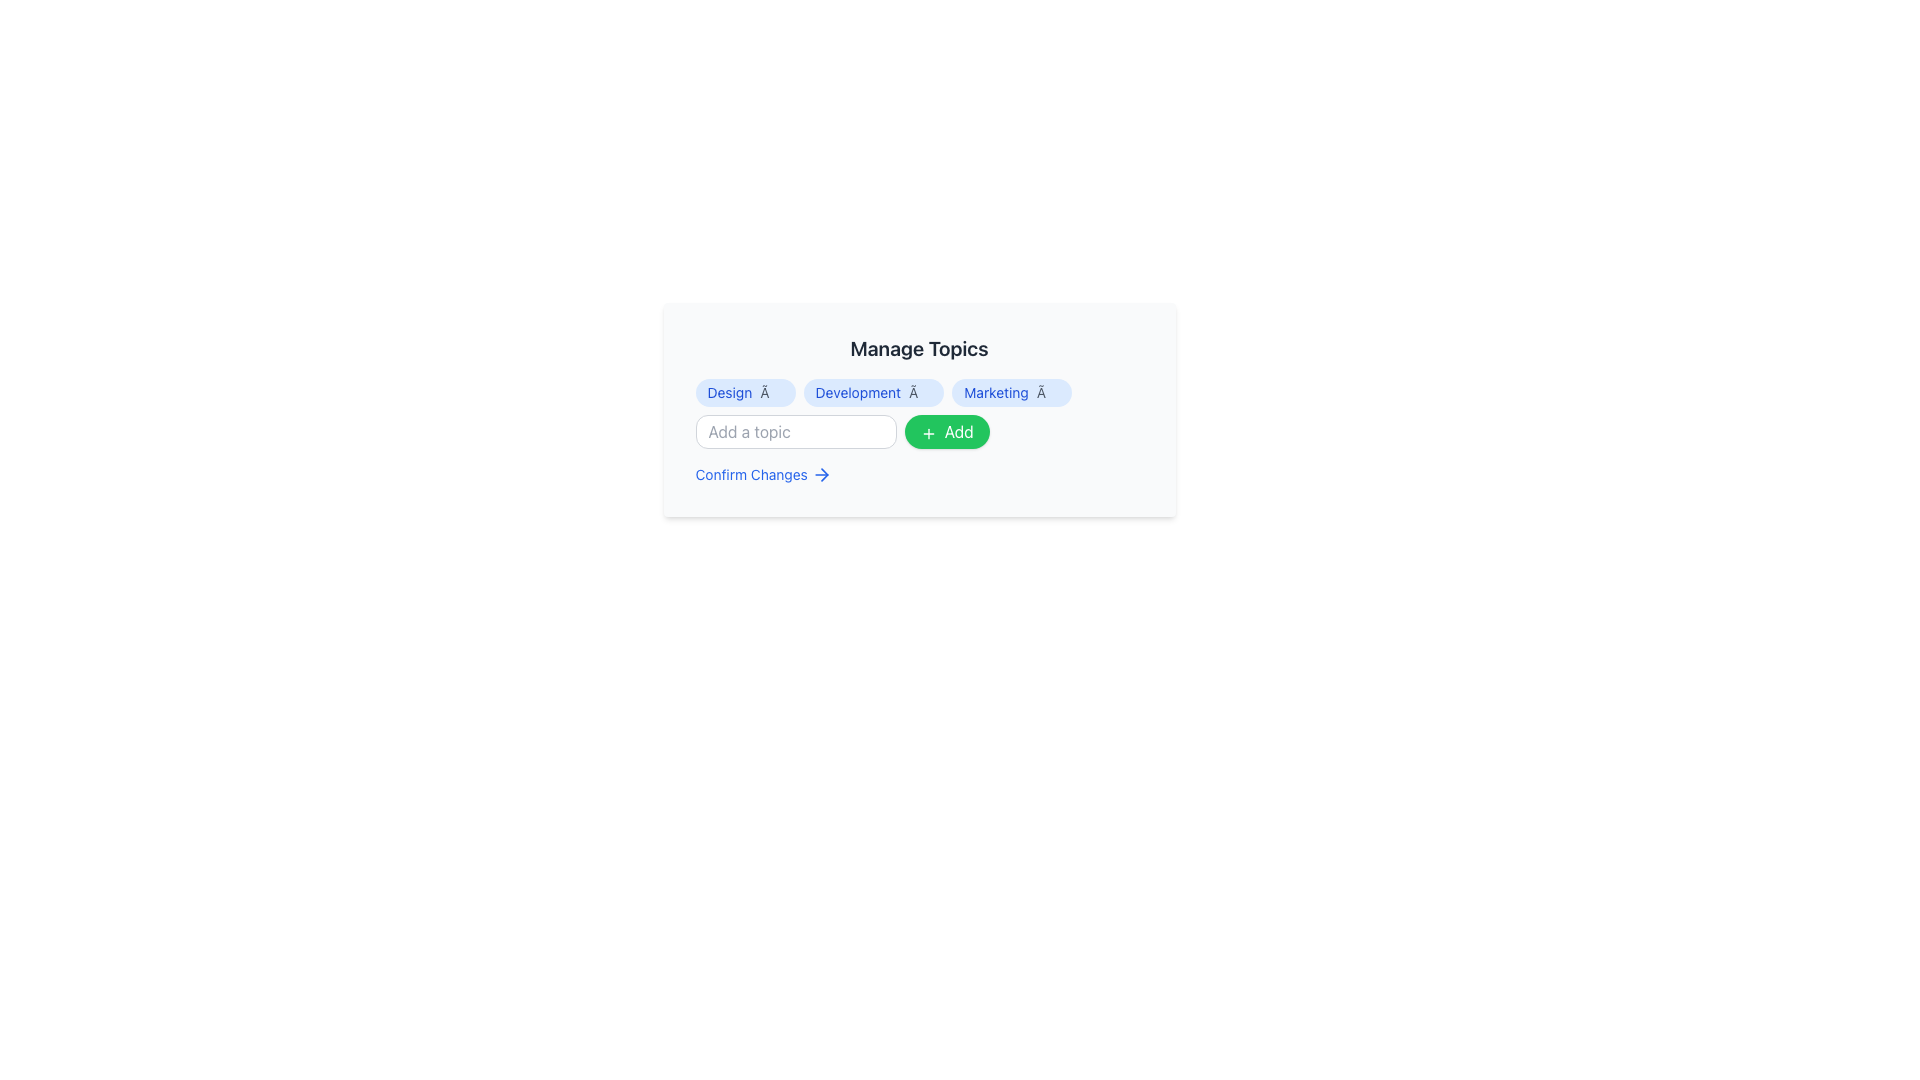  What do you see at coordinates (873, 393) in the screenshot?
I see `the '×' icon on the pill-shaped label with a blue background and text 'Development'` at bounding box center [873, 393].